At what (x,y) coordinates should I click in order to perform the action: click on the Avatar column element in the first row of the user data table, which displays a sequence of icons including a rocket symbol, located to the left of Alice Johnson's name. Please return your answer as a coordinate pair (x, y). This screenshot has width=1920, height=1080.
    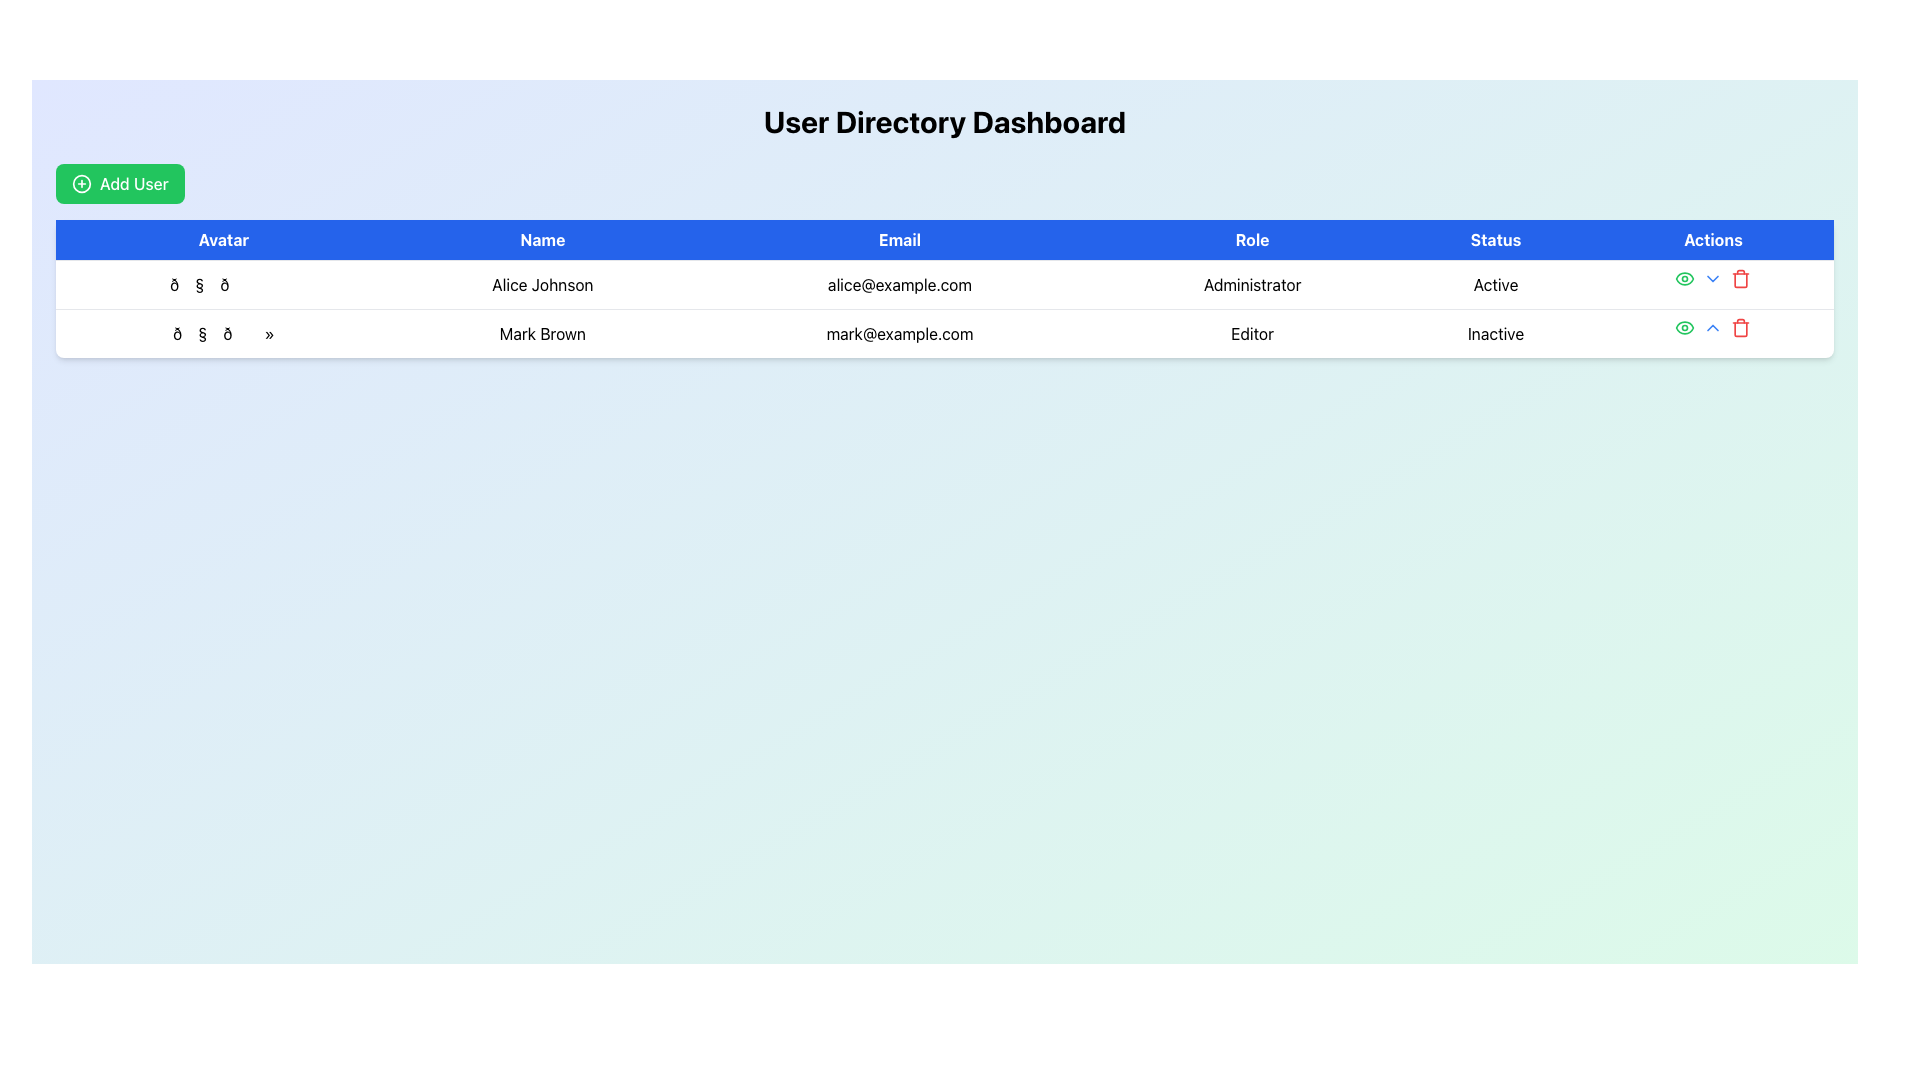
    Looking at the image, I should click on (223, 285).